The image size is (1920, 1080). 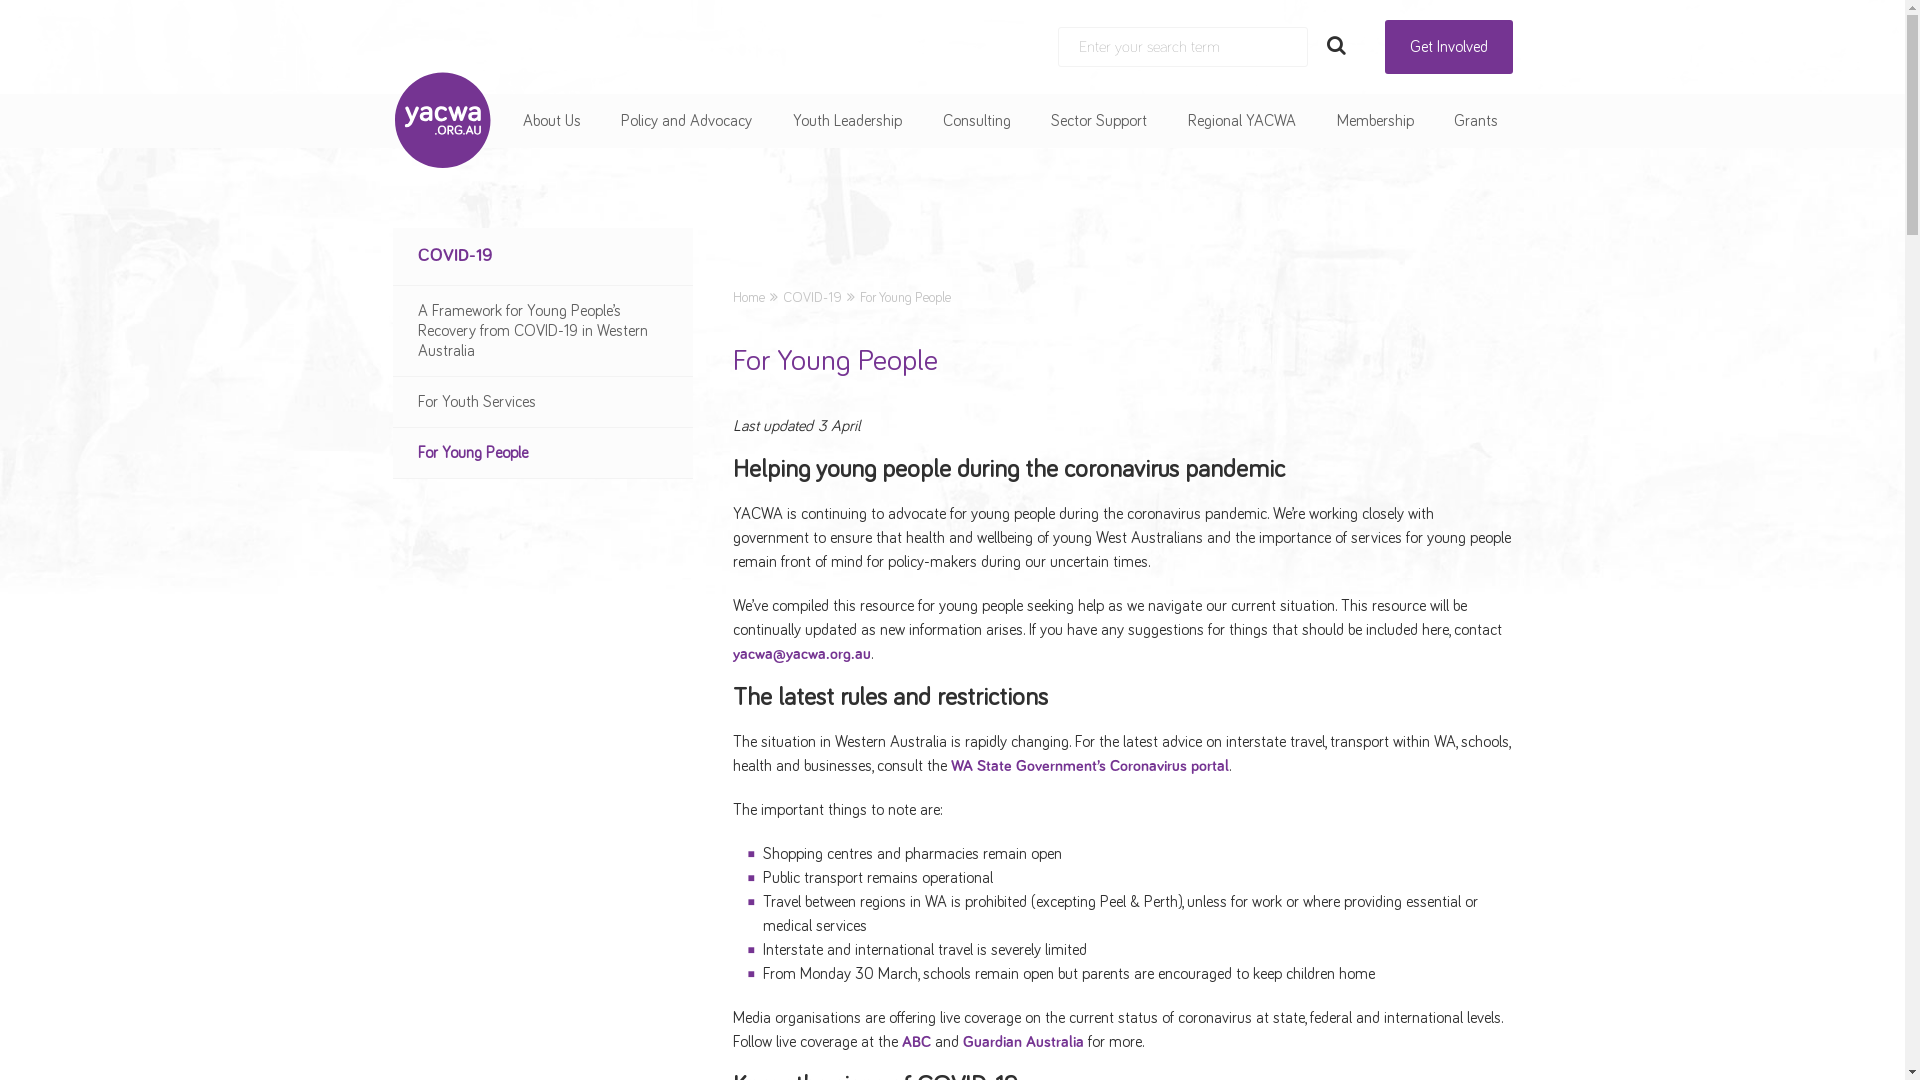 I want to click on 'yacwa@yacwa.org.au', so click(x=801, y=654).